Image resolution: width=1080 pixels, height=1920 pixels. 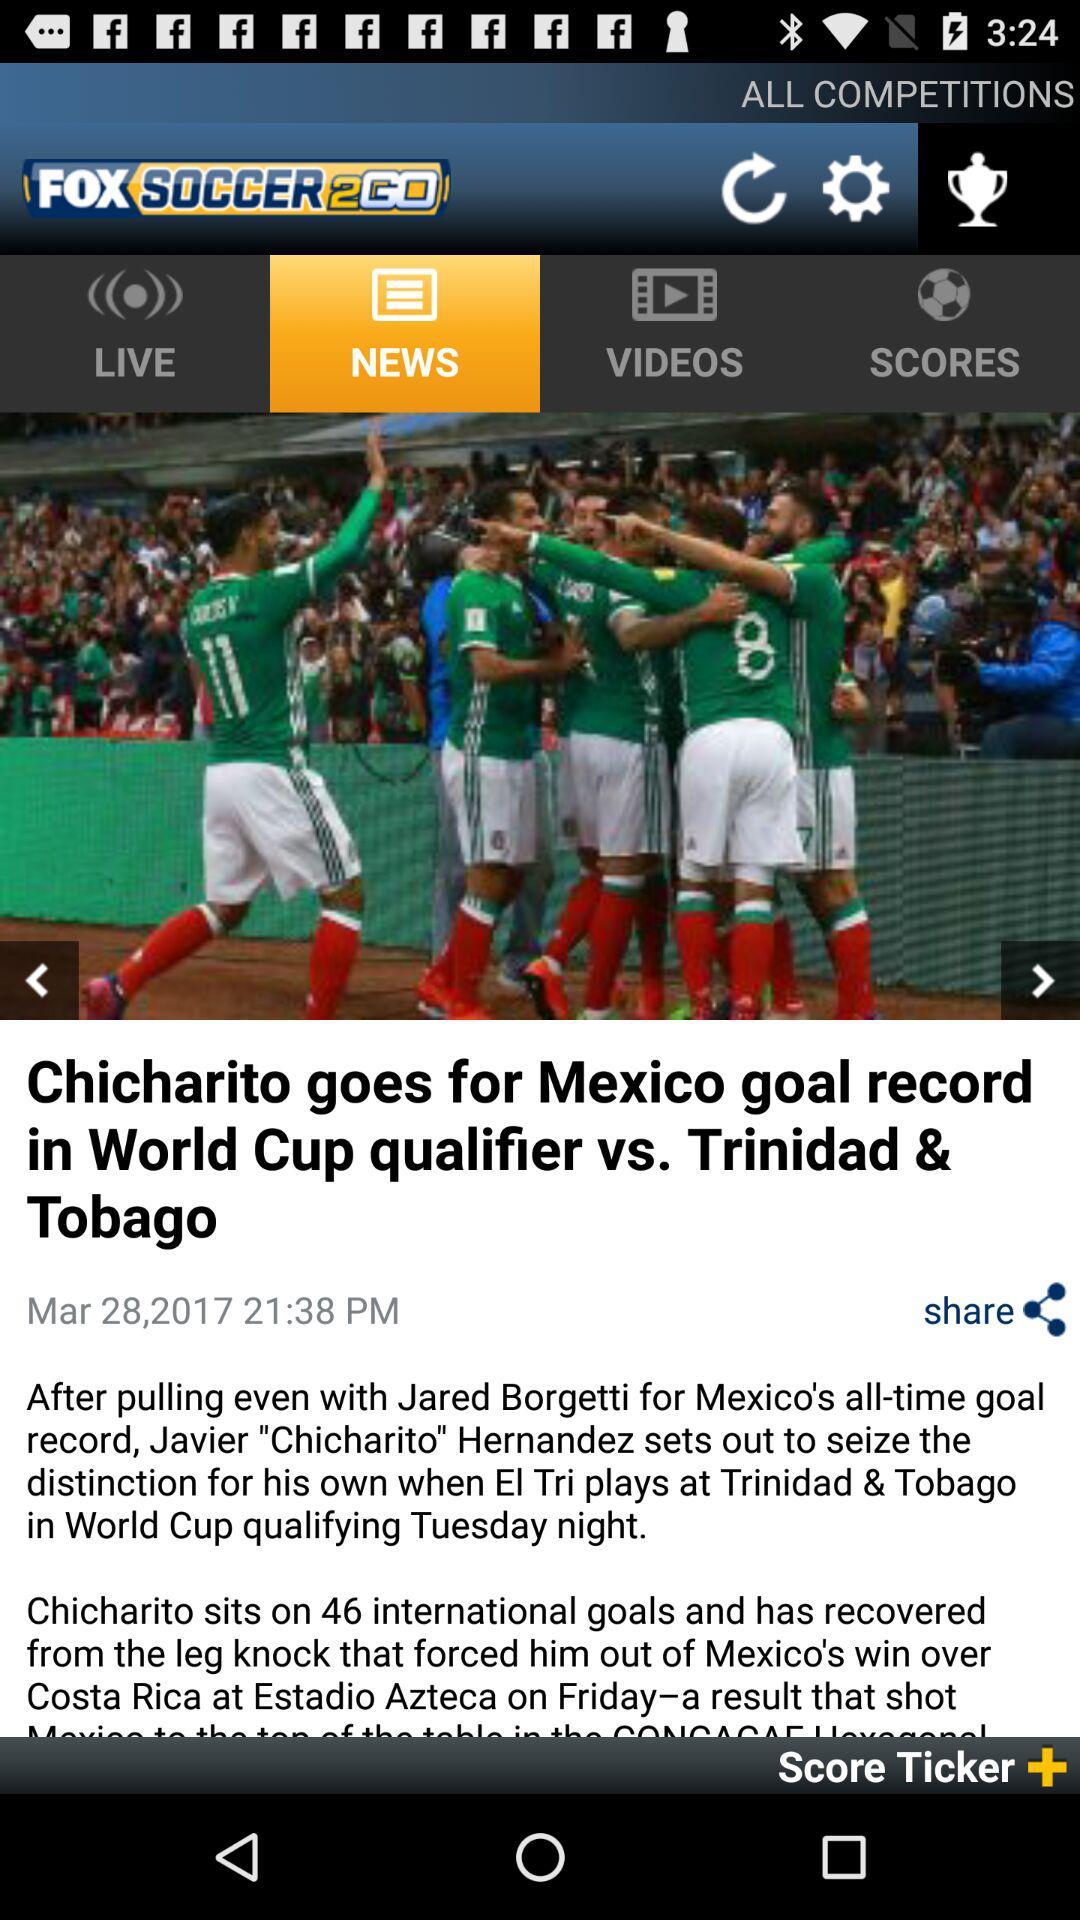 What do you see at coordinates (540, 1553) in the screenshot?
I see `the icon at the bottom` at bounding box center [540, 1553].